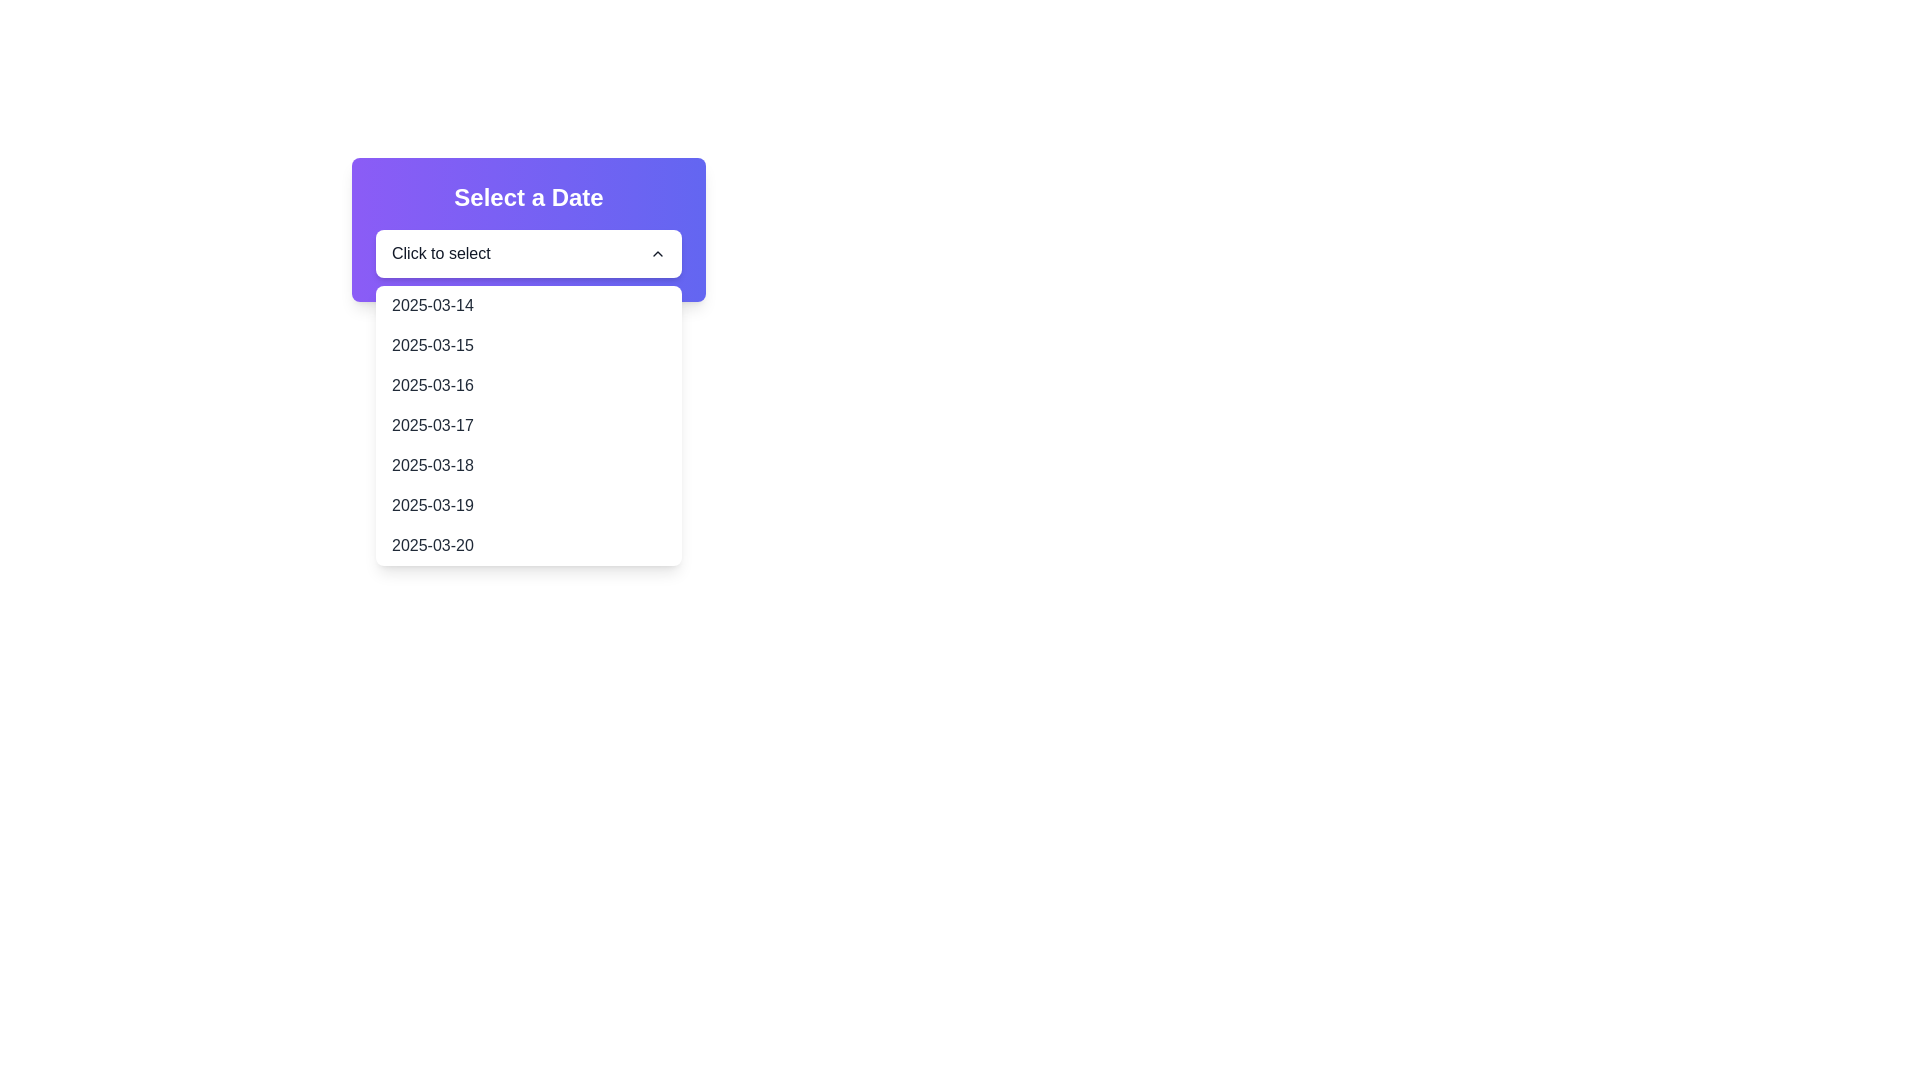  I want to click on the selectable dropdown list item displaying '2025-03-18', so click(528, 466).